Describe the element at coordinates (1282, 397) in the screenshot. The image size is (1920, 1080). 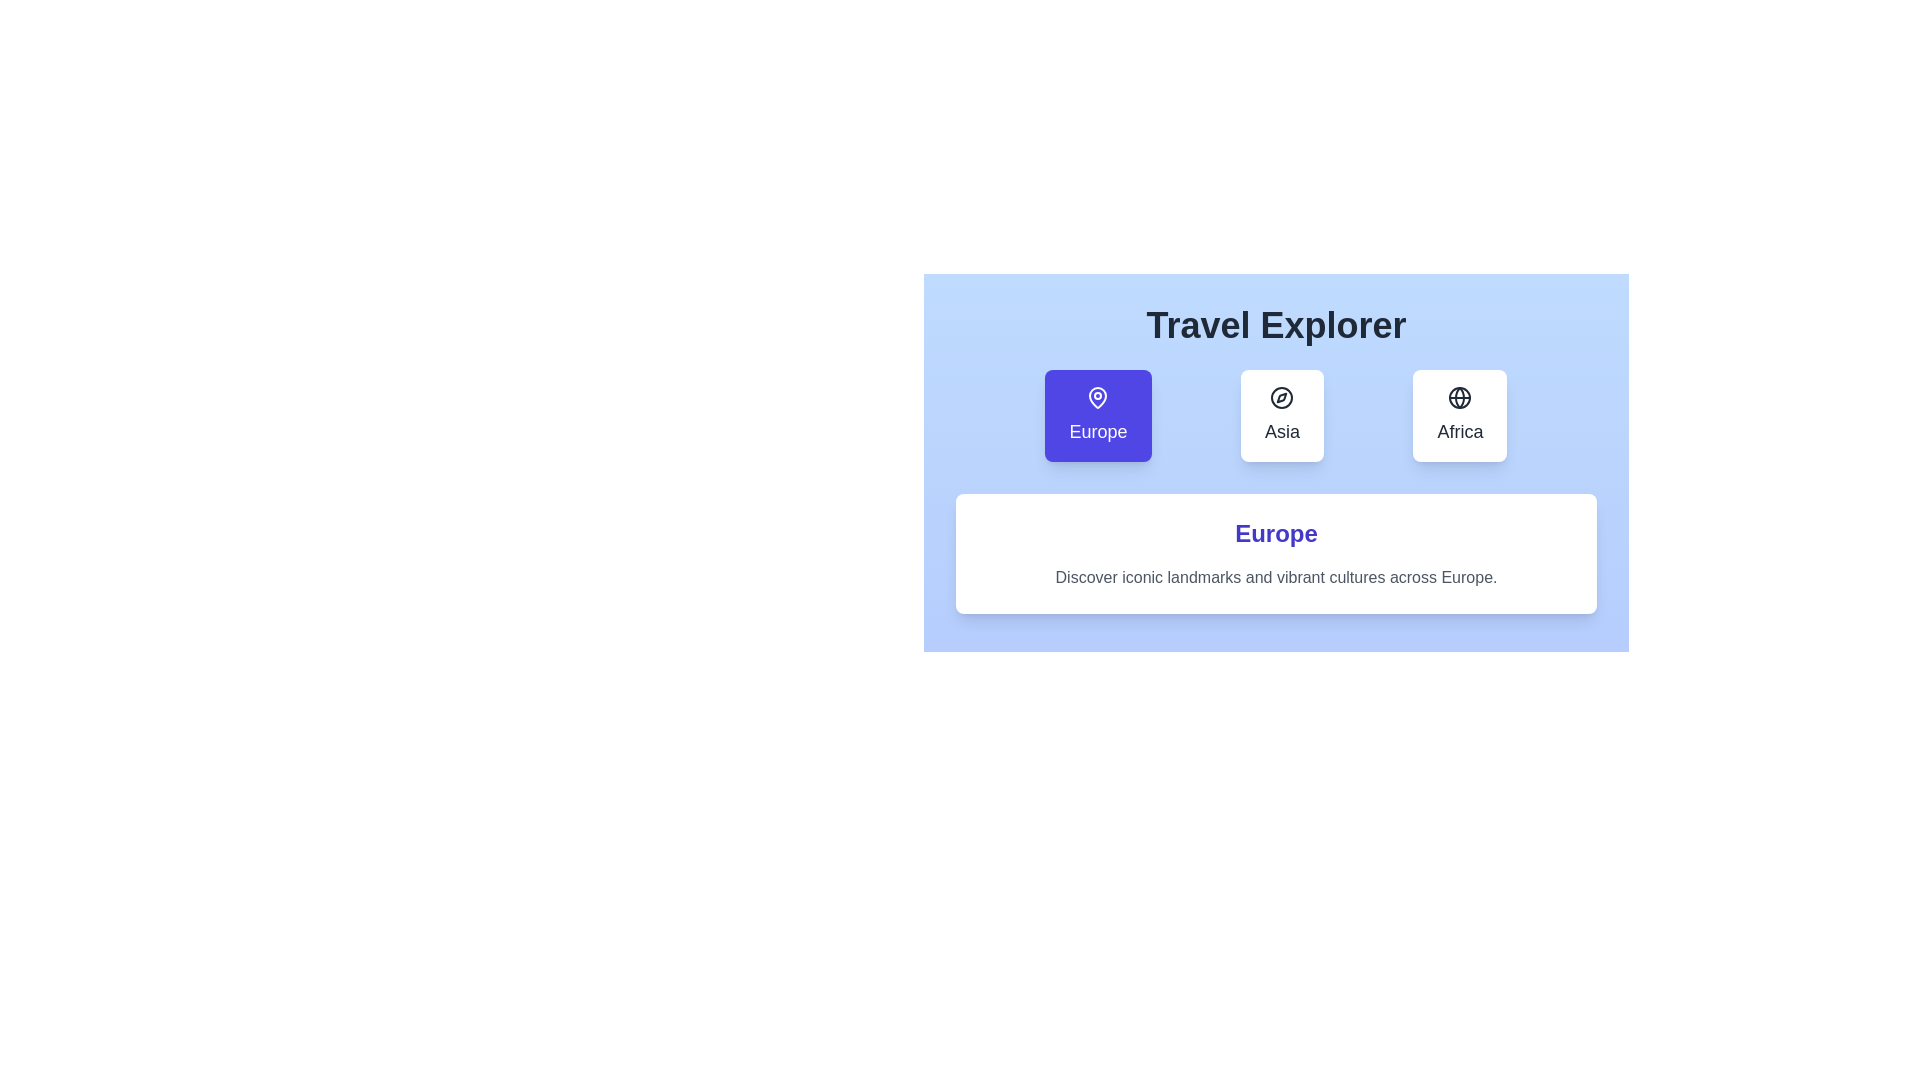
I see `the circular SVG element with a dark stroke, located at the center of the compass icon labeled 'Europe' beneath 'Travel Explorer'` at that location.